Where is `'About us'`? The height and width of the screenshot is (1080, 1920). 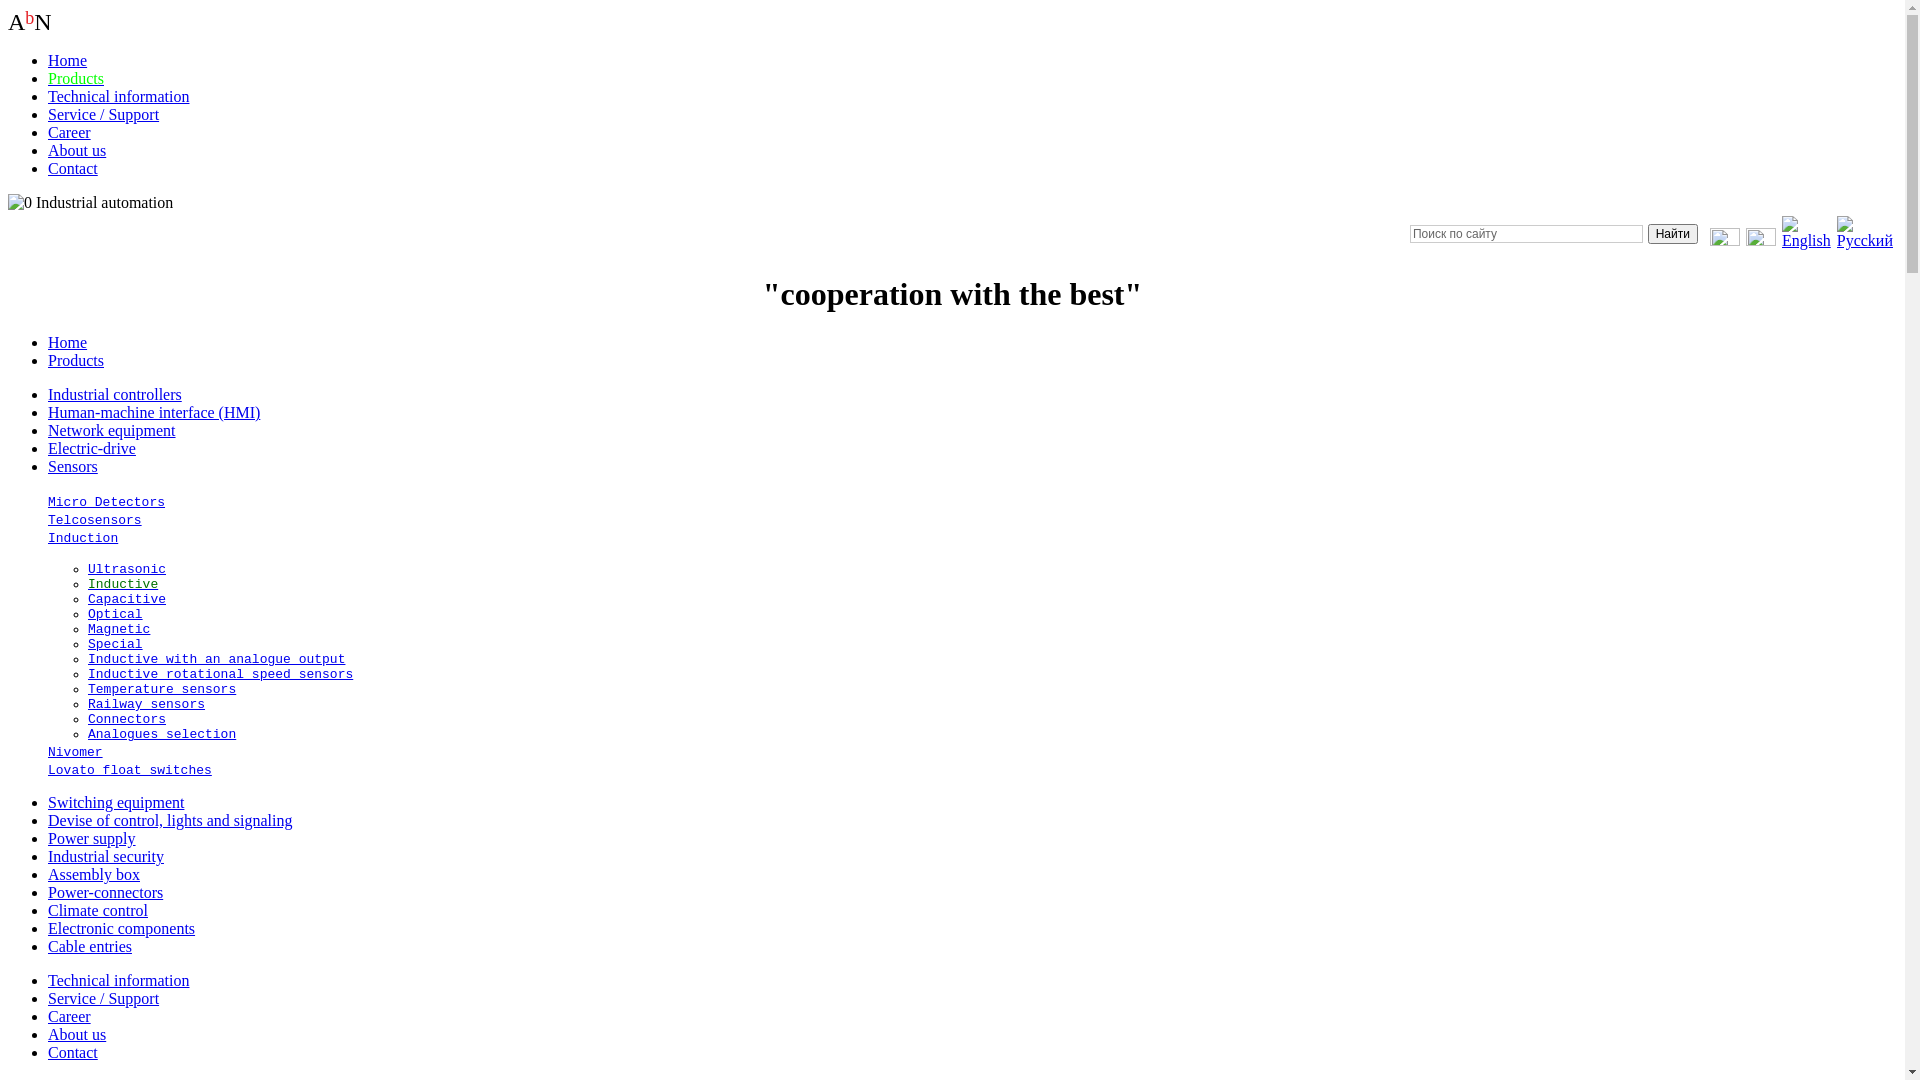 'About us' is located at coordinates (76, 149).